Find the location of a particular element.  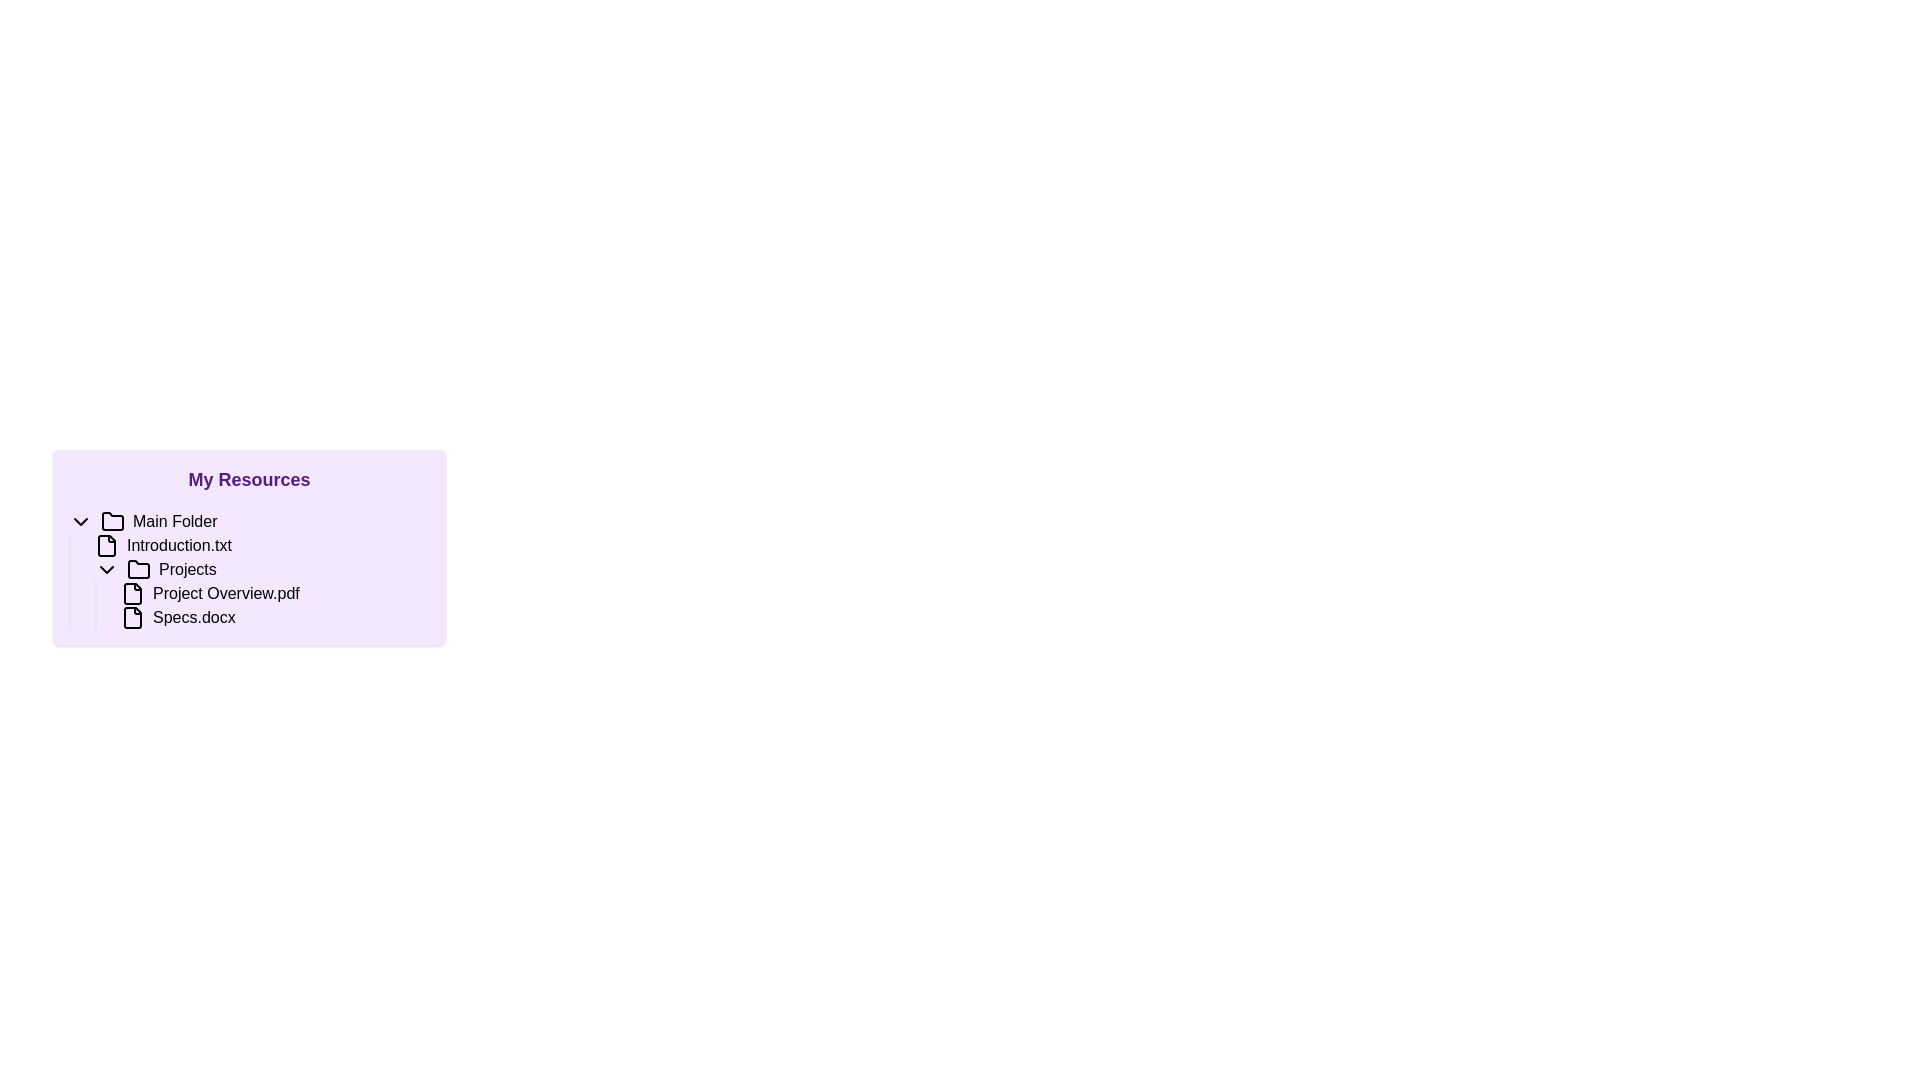

the label representing the document 'Specs.docx' located under the 'Projects' folder, which is the second item is located at coordinates (194, 616).